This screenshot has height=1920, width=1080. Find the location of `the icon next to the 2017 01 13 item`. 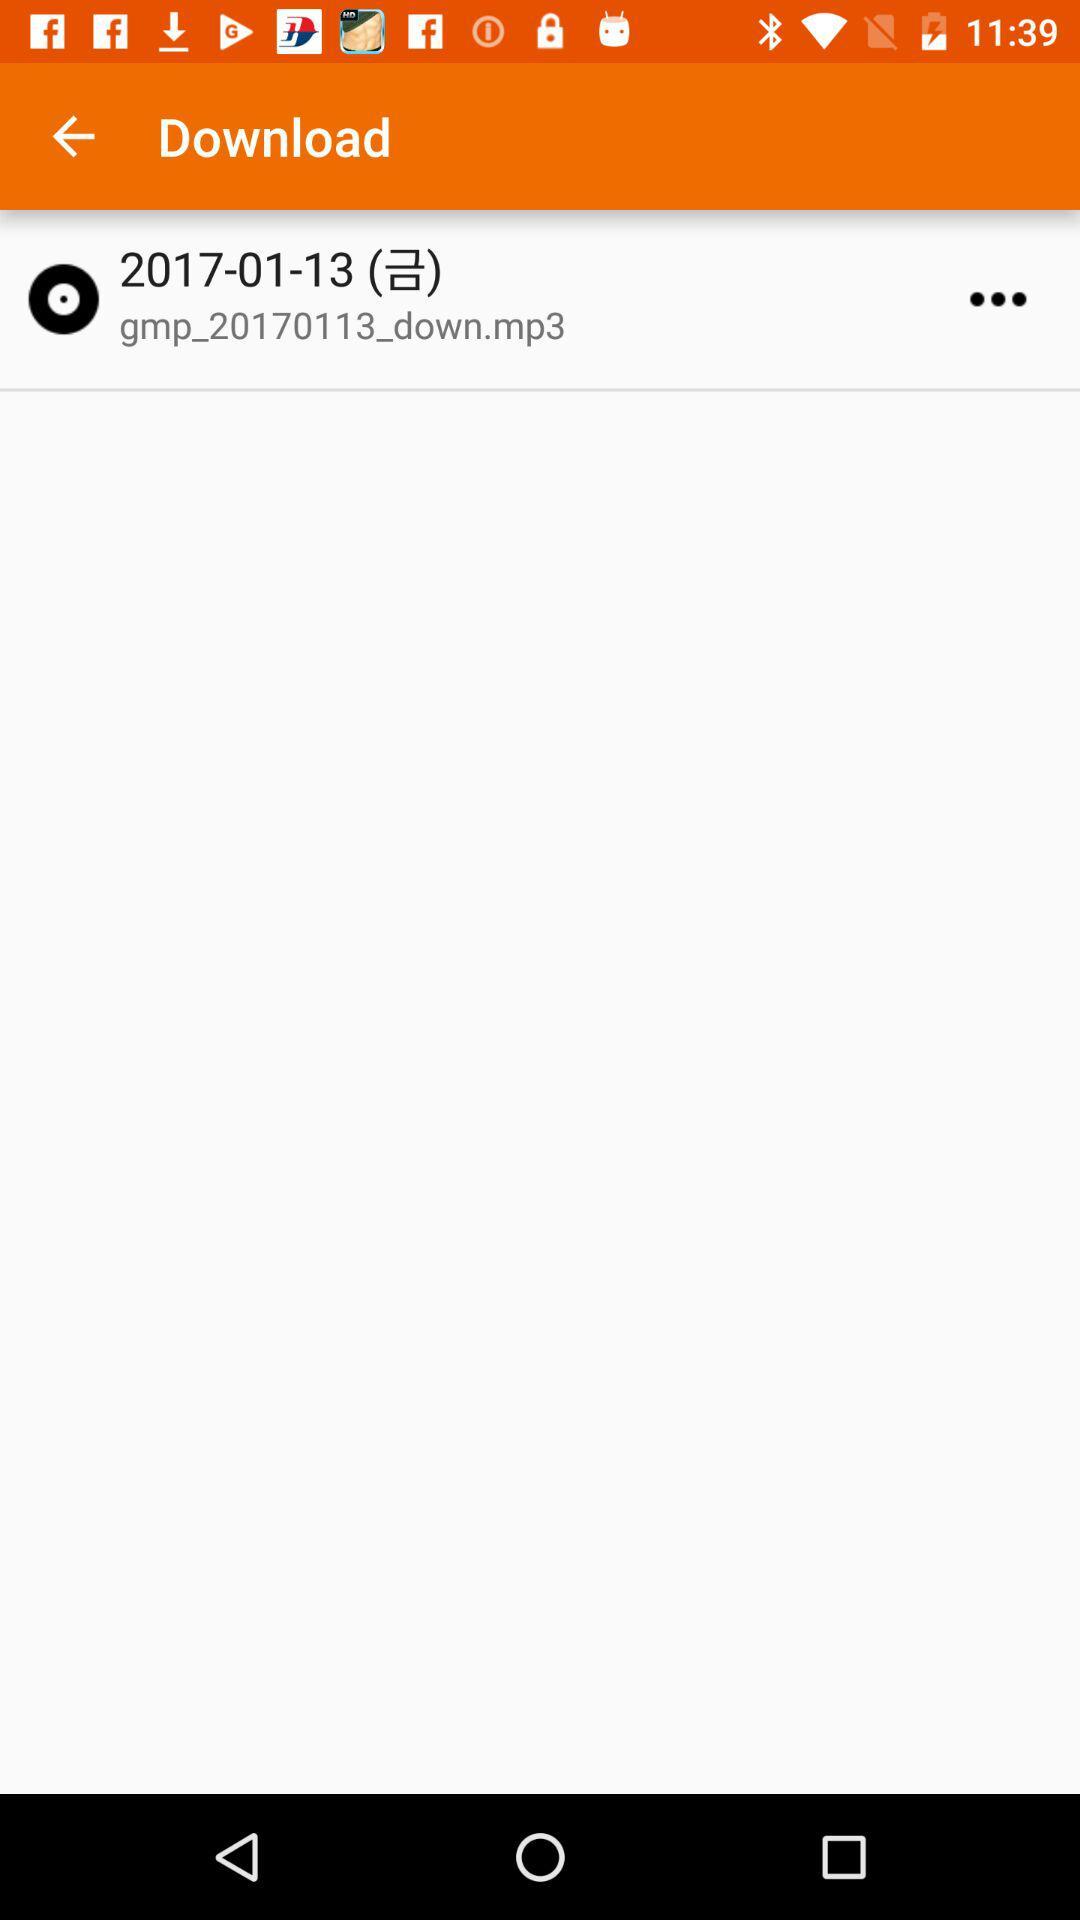

the icon next to the 2017 01 13 item is located at coordinates (62, 298).